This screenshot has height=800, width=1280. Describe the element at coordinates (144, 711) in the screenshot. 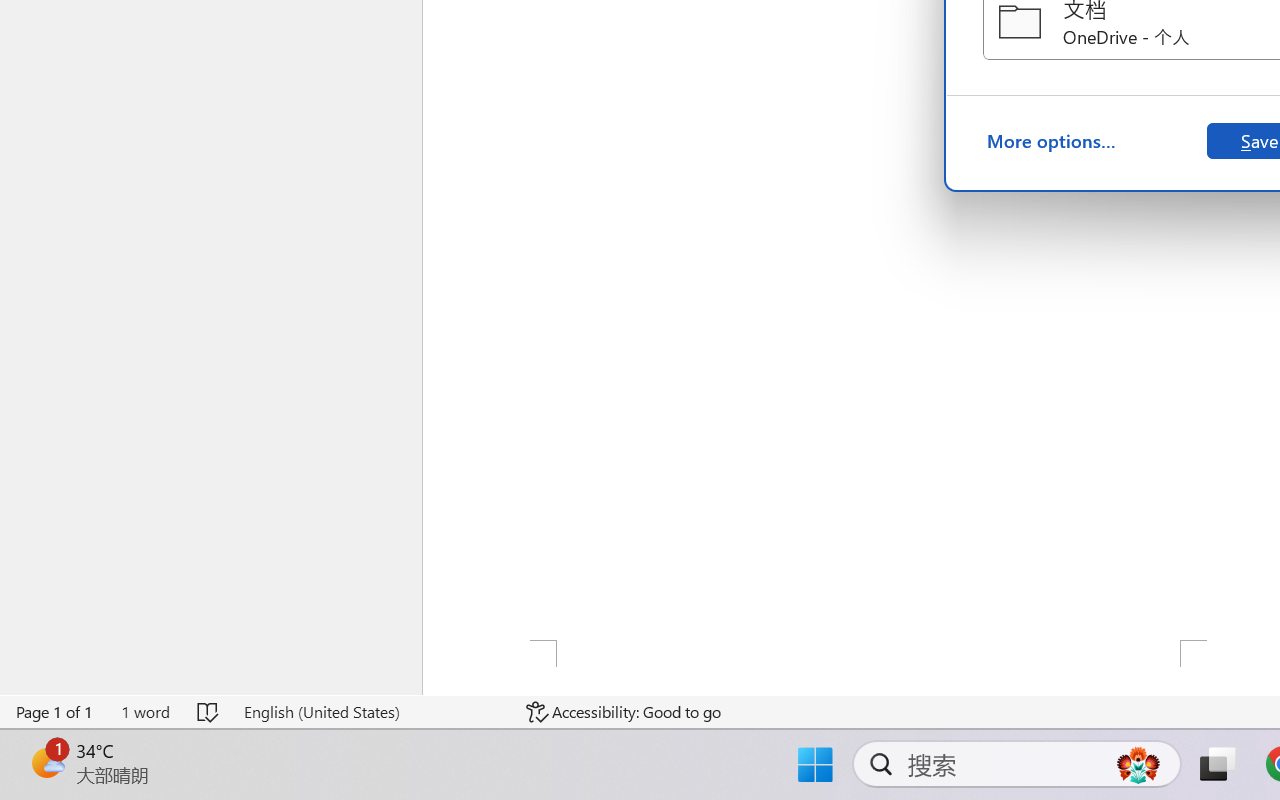

I see `'Word Count 1 word'` at that location.